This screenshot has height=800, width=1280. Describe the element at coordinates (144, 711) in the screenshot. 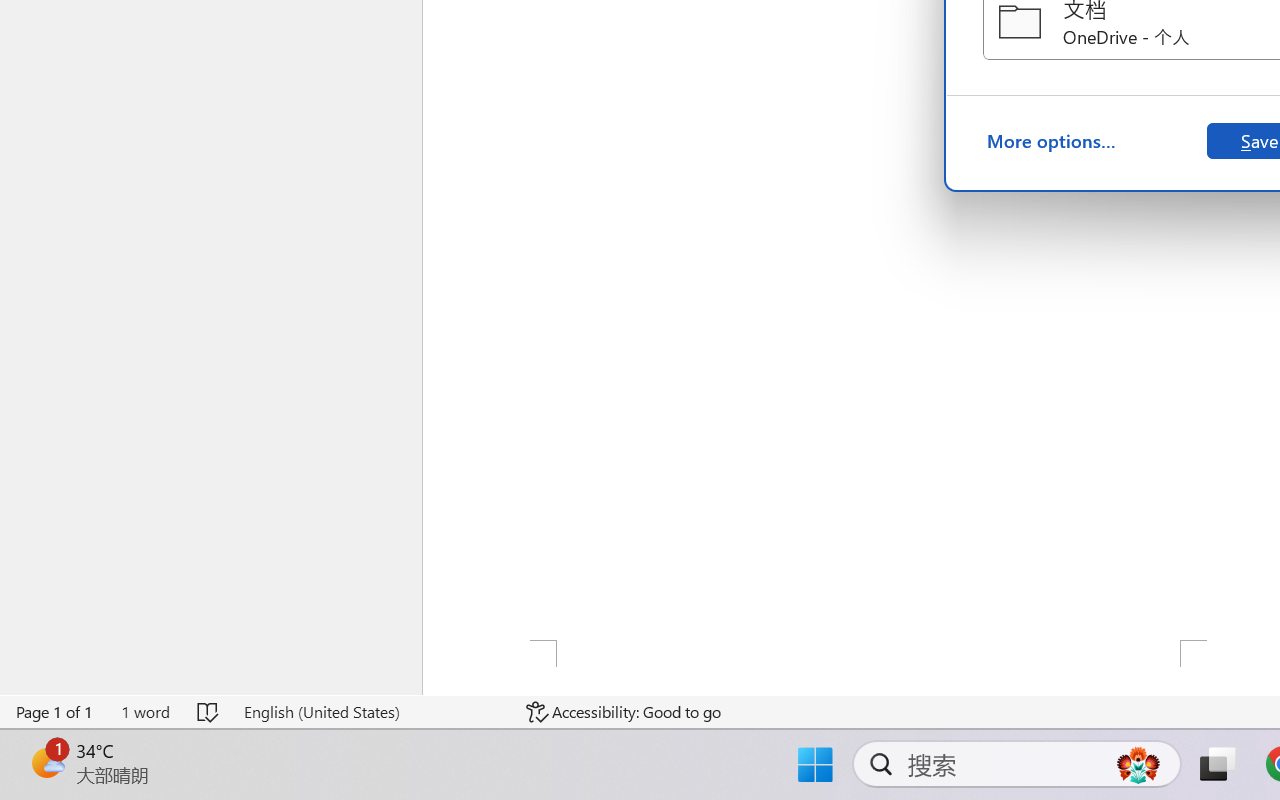

I see `'Word Count 1 word'` at that location.